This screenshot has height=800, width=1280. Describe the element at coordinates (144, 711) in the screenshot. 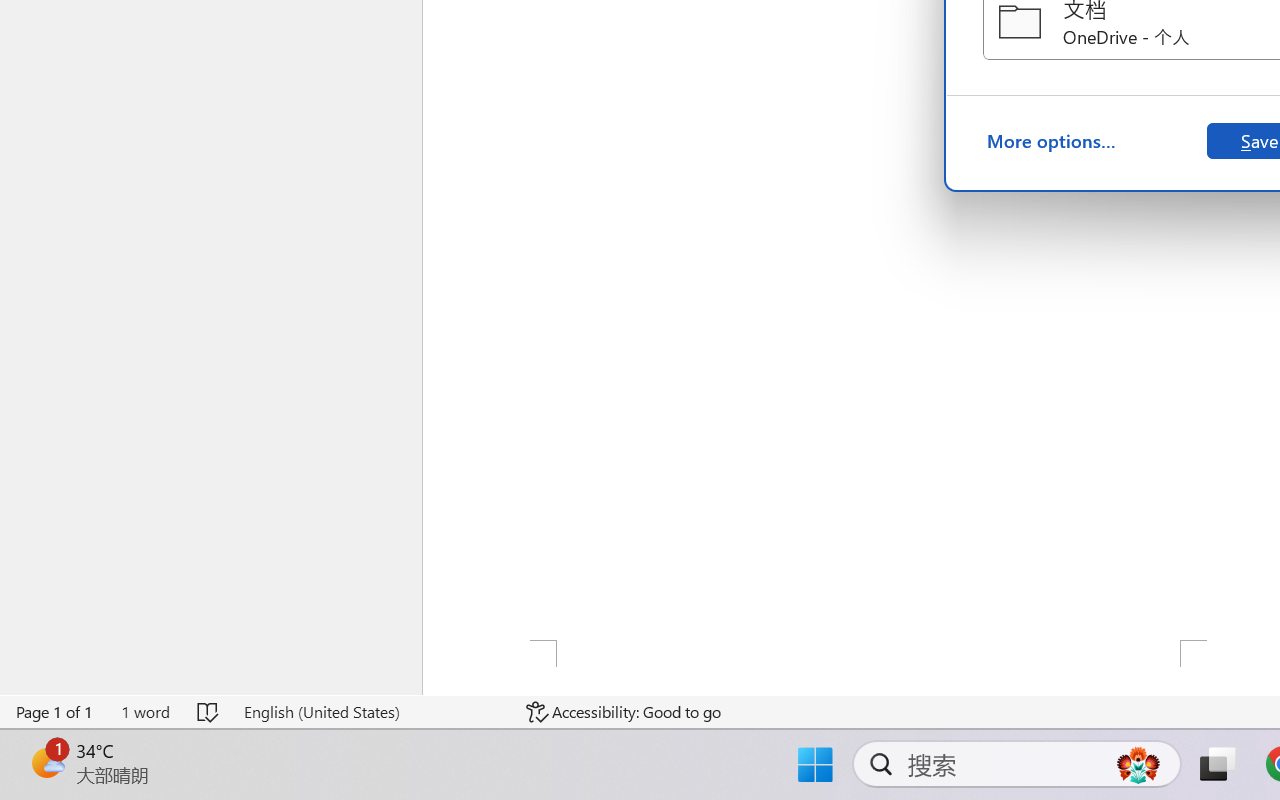

I see `'Word Count 1 word'` at that location.